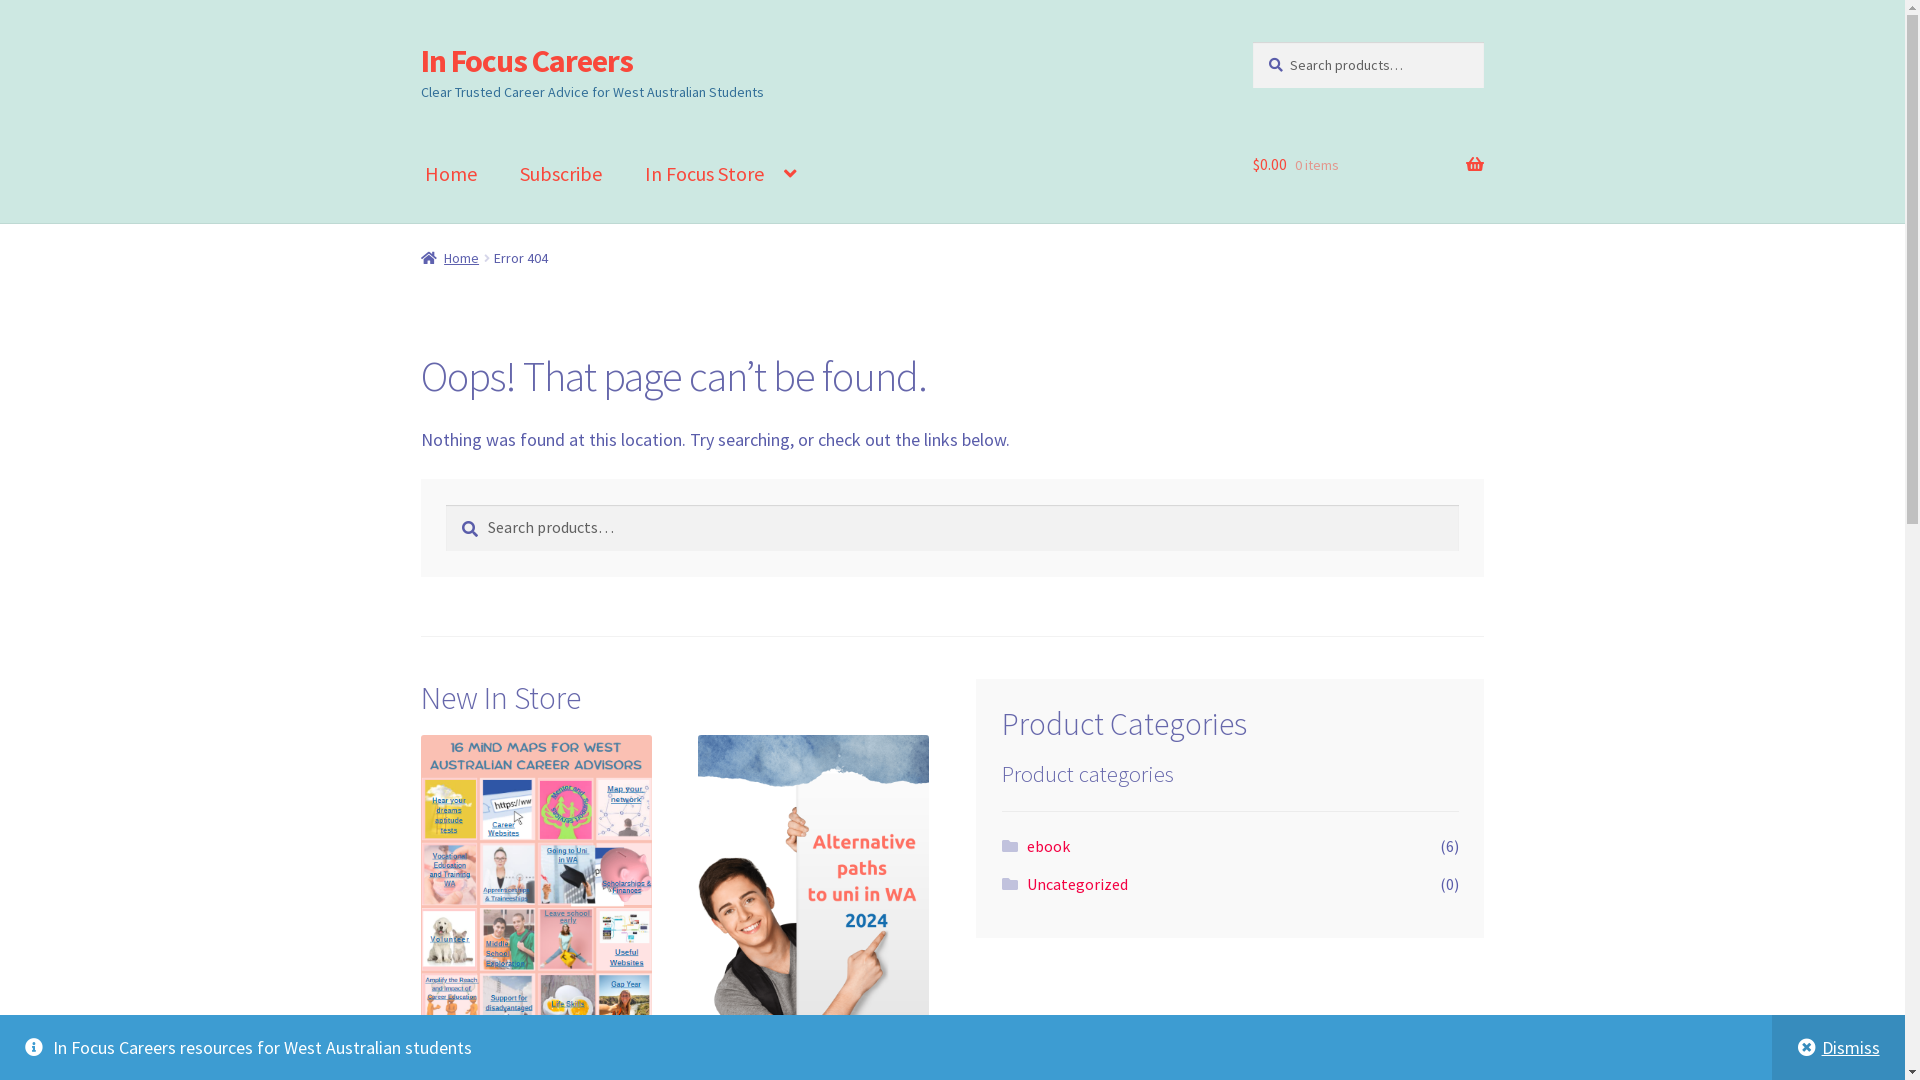  Describe the element at coordinates (623, 173) in the screenshot. I see `'In Focus Store'` at that location.